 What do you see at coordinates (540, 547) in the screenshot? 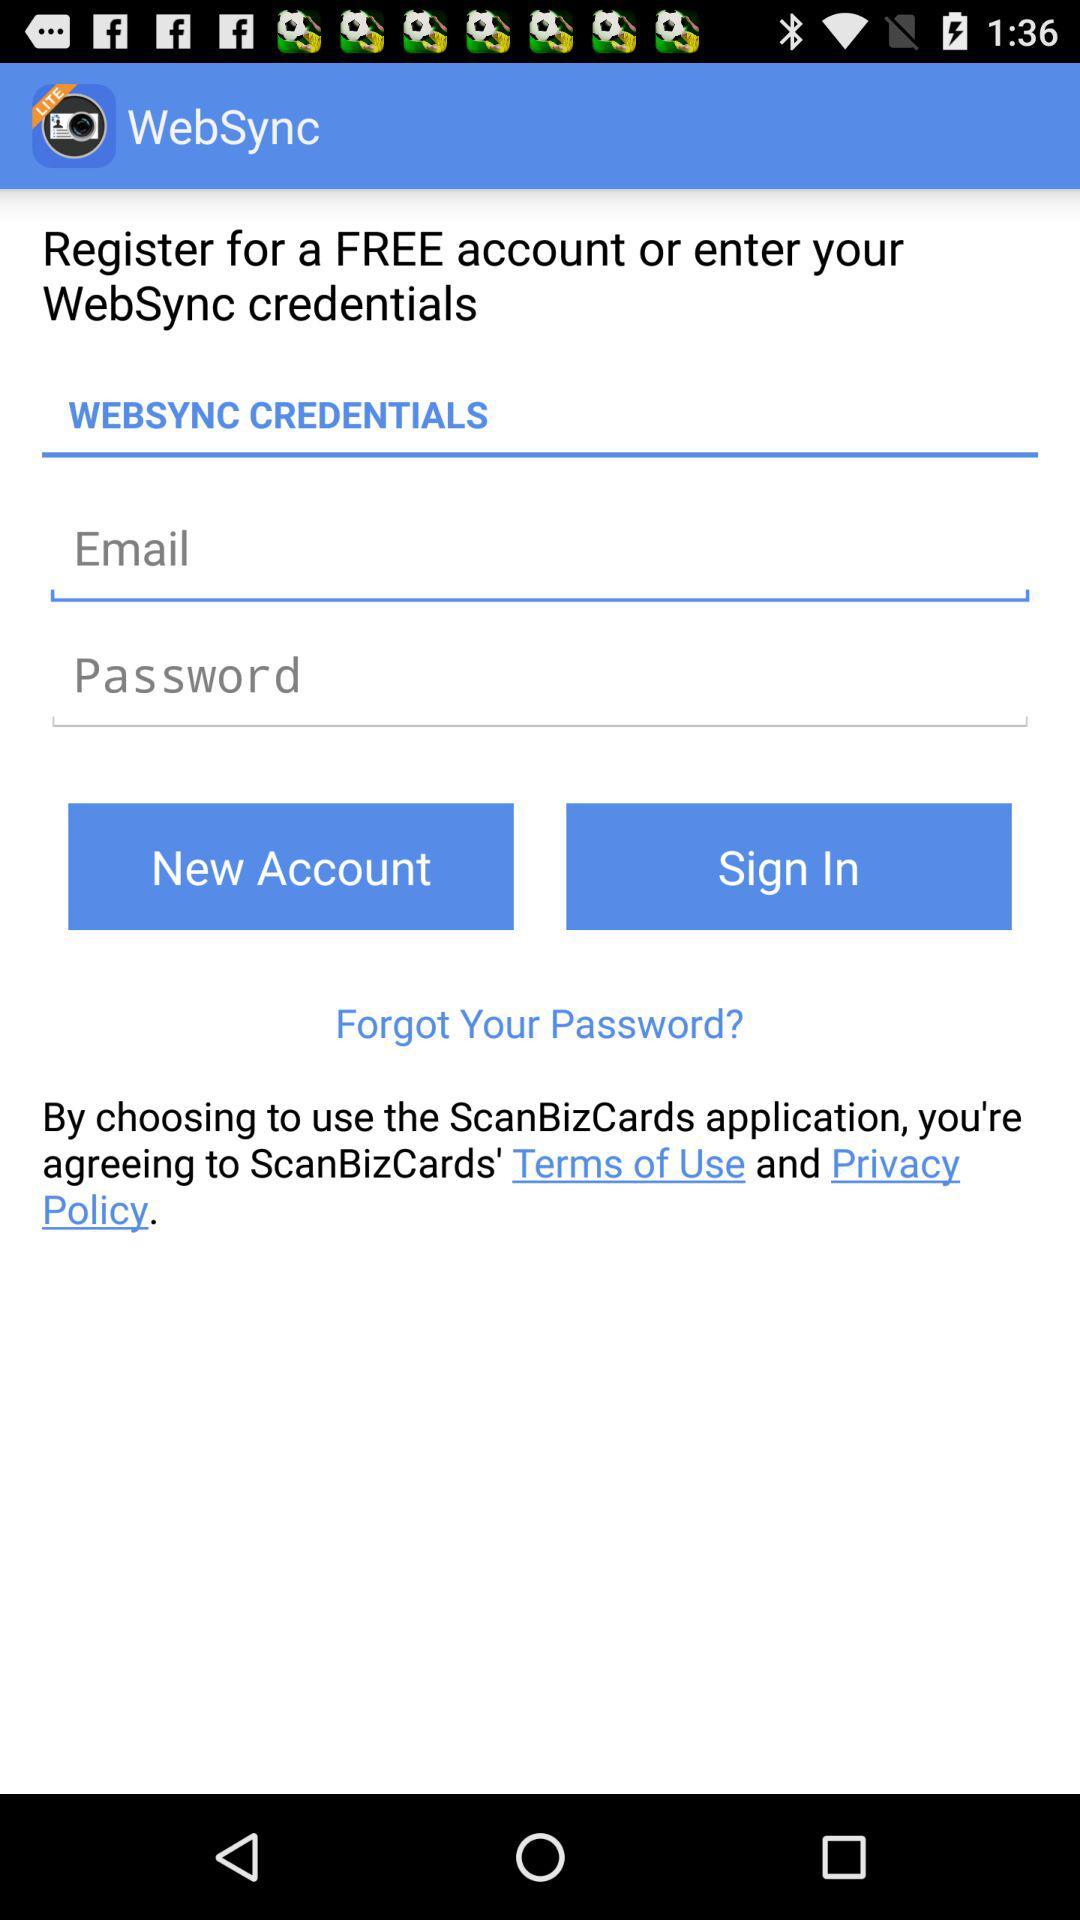
I see `type the e-mail` at bounding box center [540, 547].